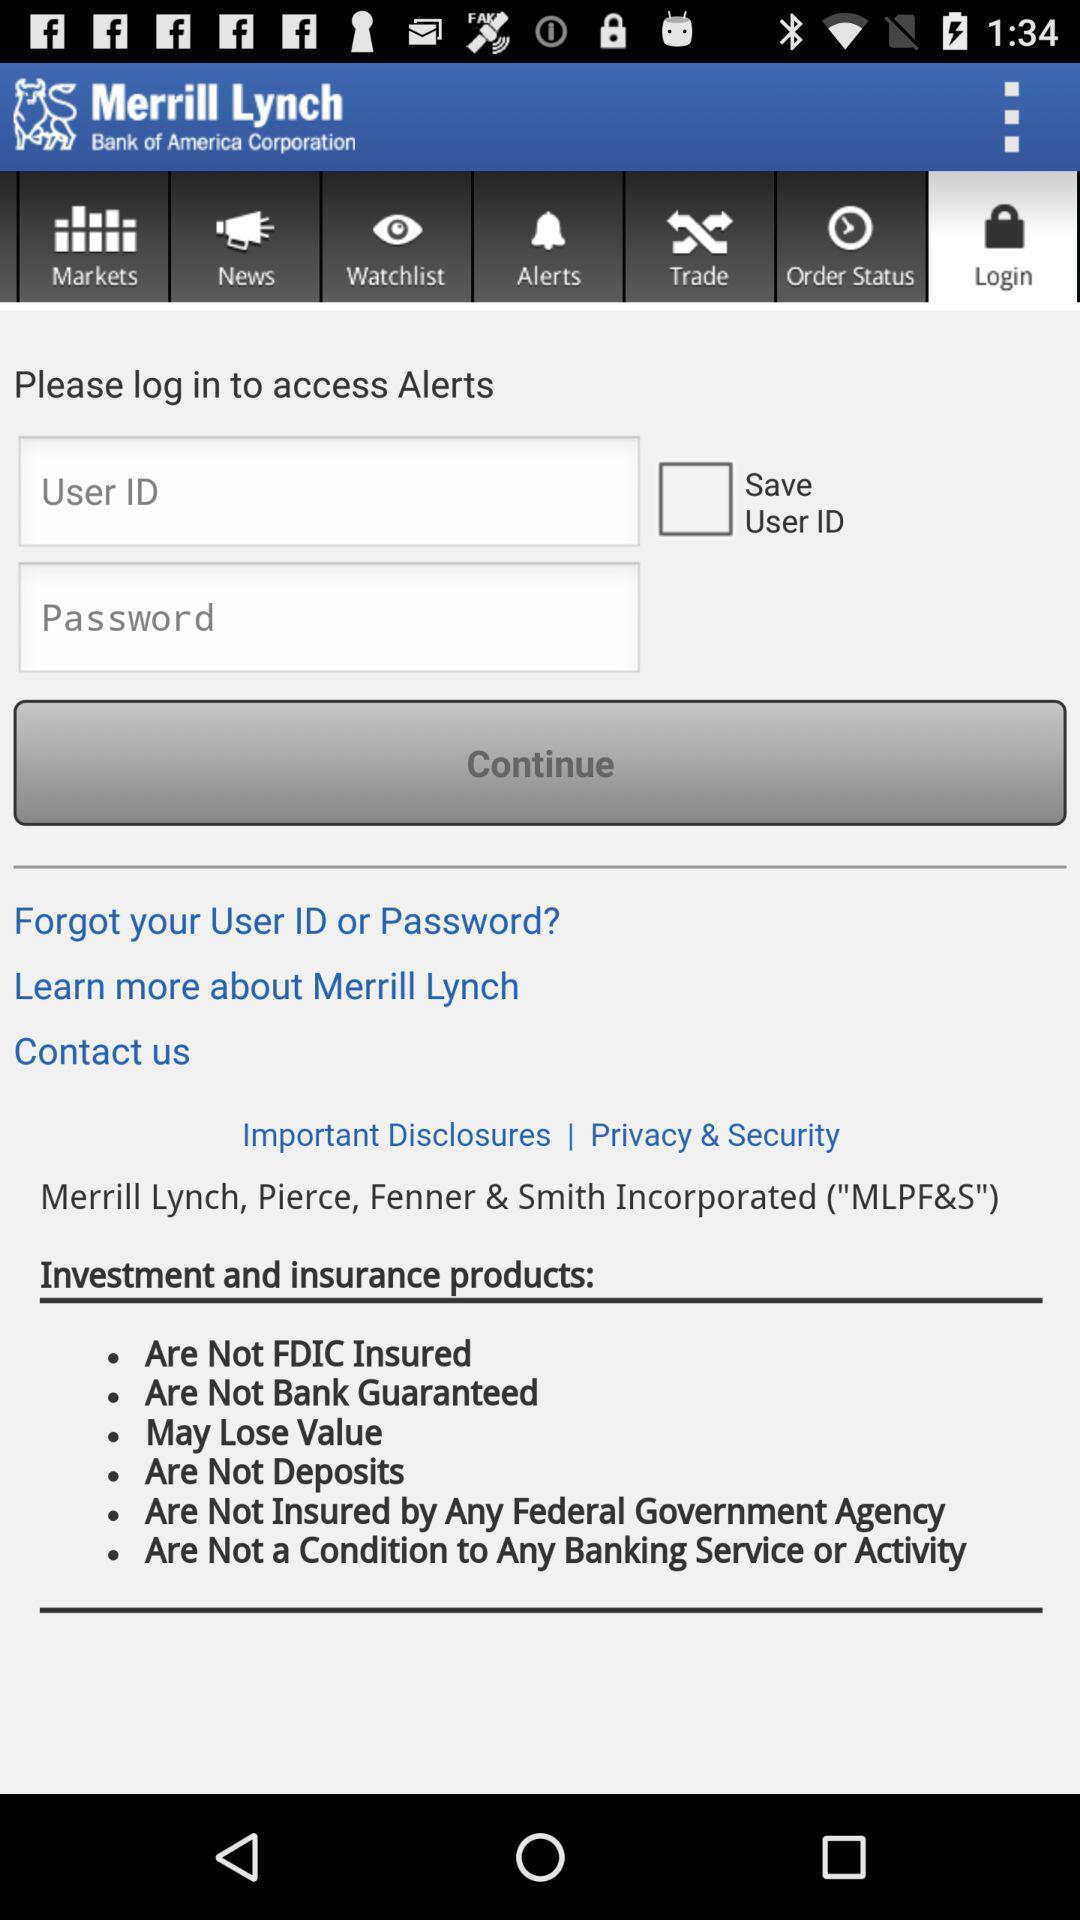 The height and width of the screenshot is (1920, 1080). What do you see at coordinates (698, 236) in the screenshot?
I see `the trade button` at bounding box center [698, 236].